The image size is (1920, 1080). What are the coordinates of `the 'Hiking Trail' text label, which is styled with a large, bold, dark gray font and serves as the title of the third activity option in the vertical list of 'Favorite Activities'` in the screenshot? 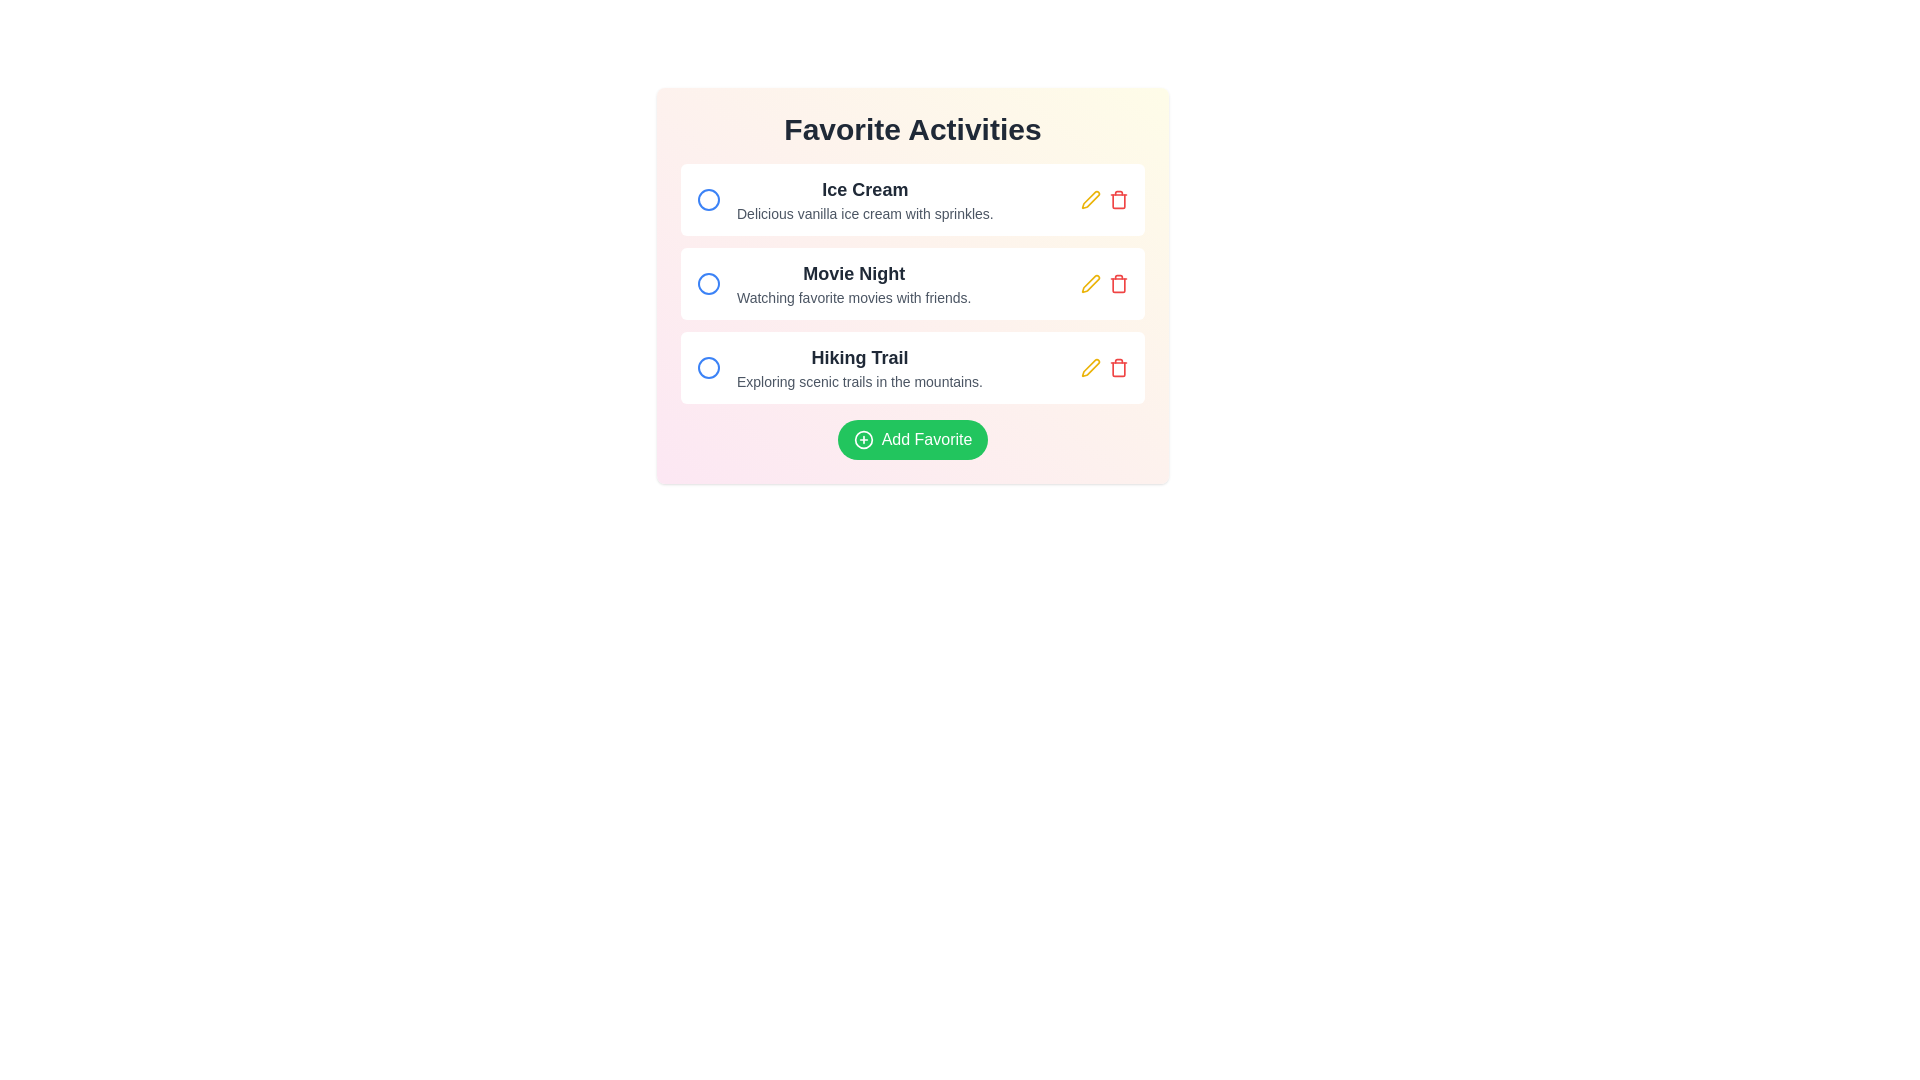 It's located at (859, 357).